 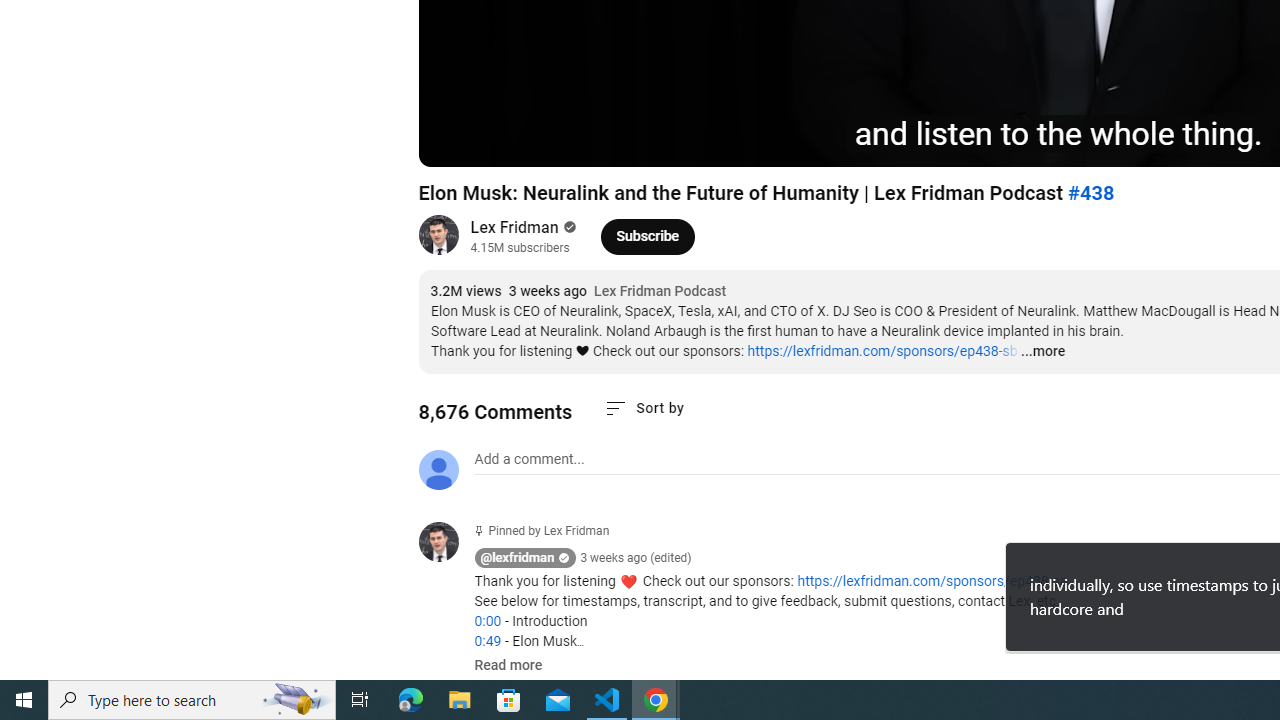 What do you see at coordinates (529, 459) in the screenshot?
I see `'AutomationID: simplebox-placeholder'` at bounding box center [529, 459].